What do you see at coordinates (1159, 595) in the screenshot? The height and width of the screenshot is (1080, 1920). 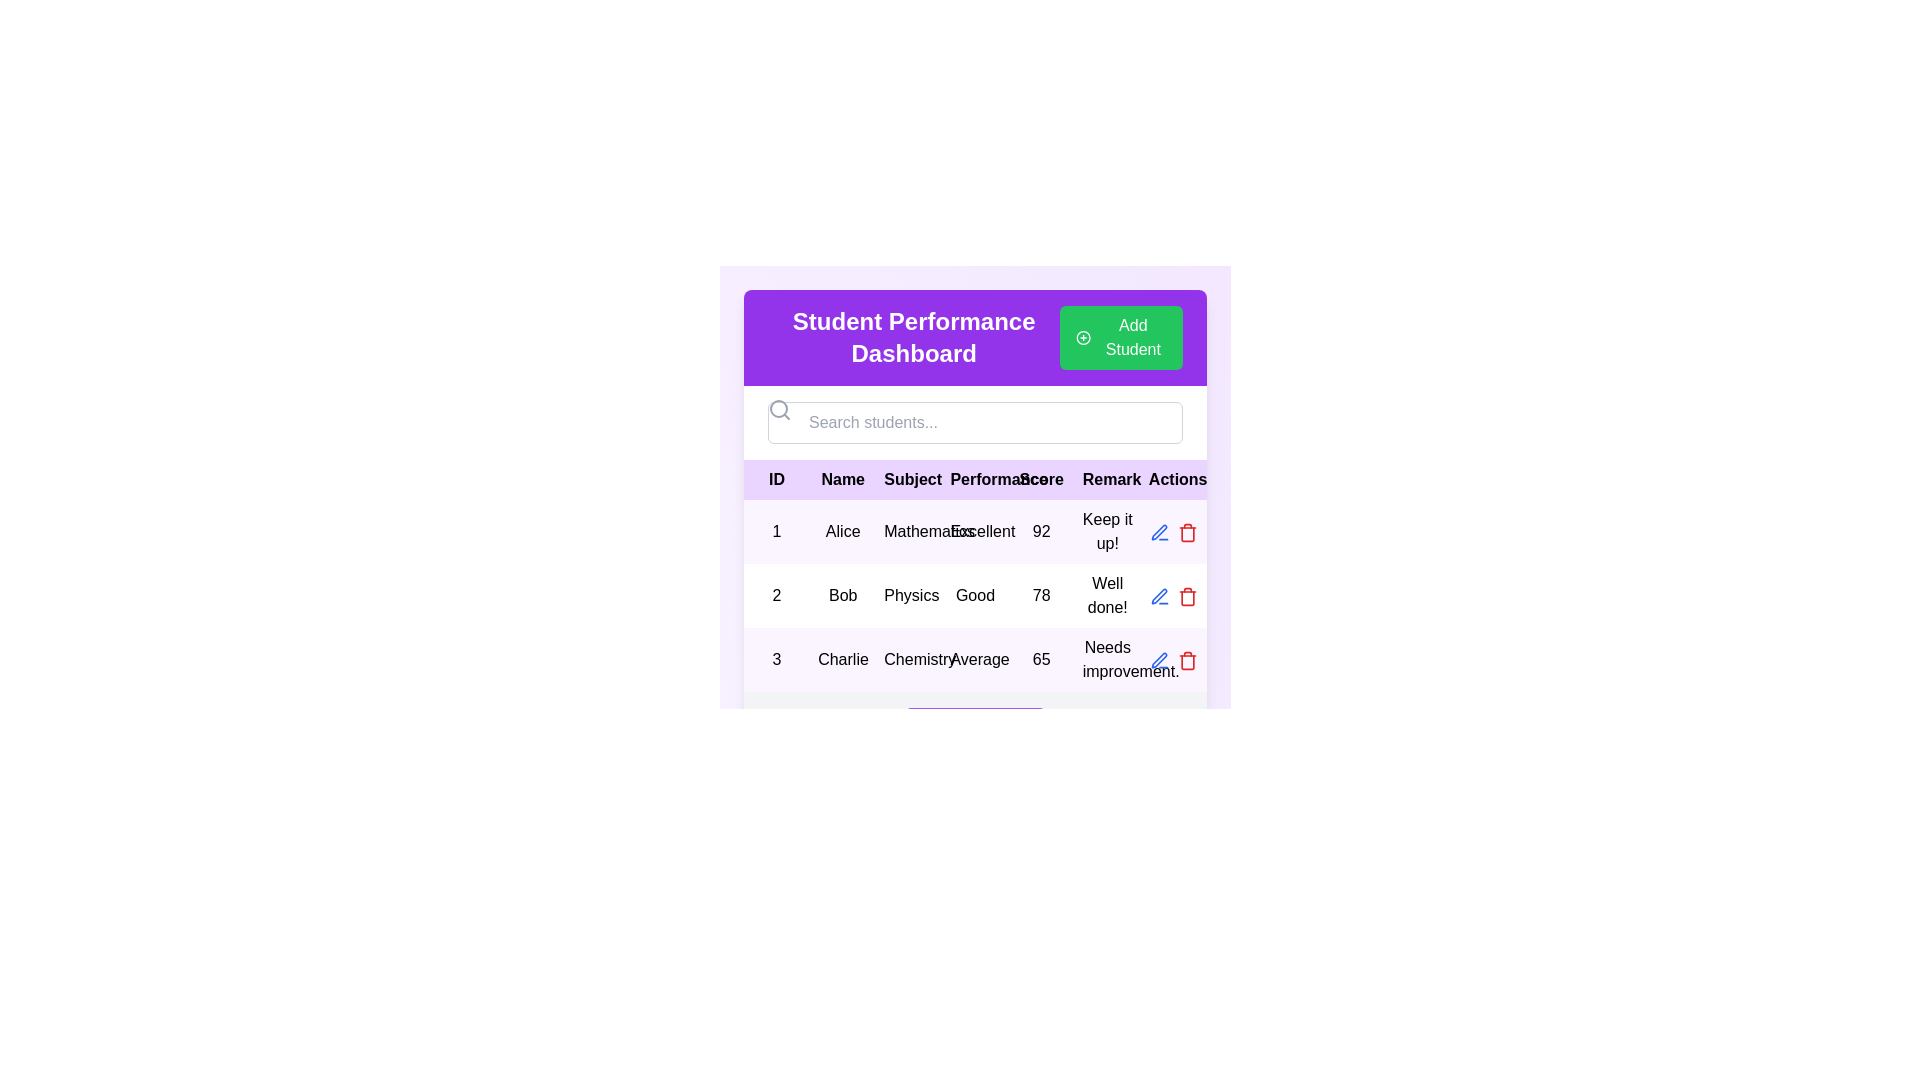 I see `the edit icon button represented by a pen or pencil located in the last column of the table for the student 'Charlie' in the 'Chemistry' row` at bounding box center [1159, 595].